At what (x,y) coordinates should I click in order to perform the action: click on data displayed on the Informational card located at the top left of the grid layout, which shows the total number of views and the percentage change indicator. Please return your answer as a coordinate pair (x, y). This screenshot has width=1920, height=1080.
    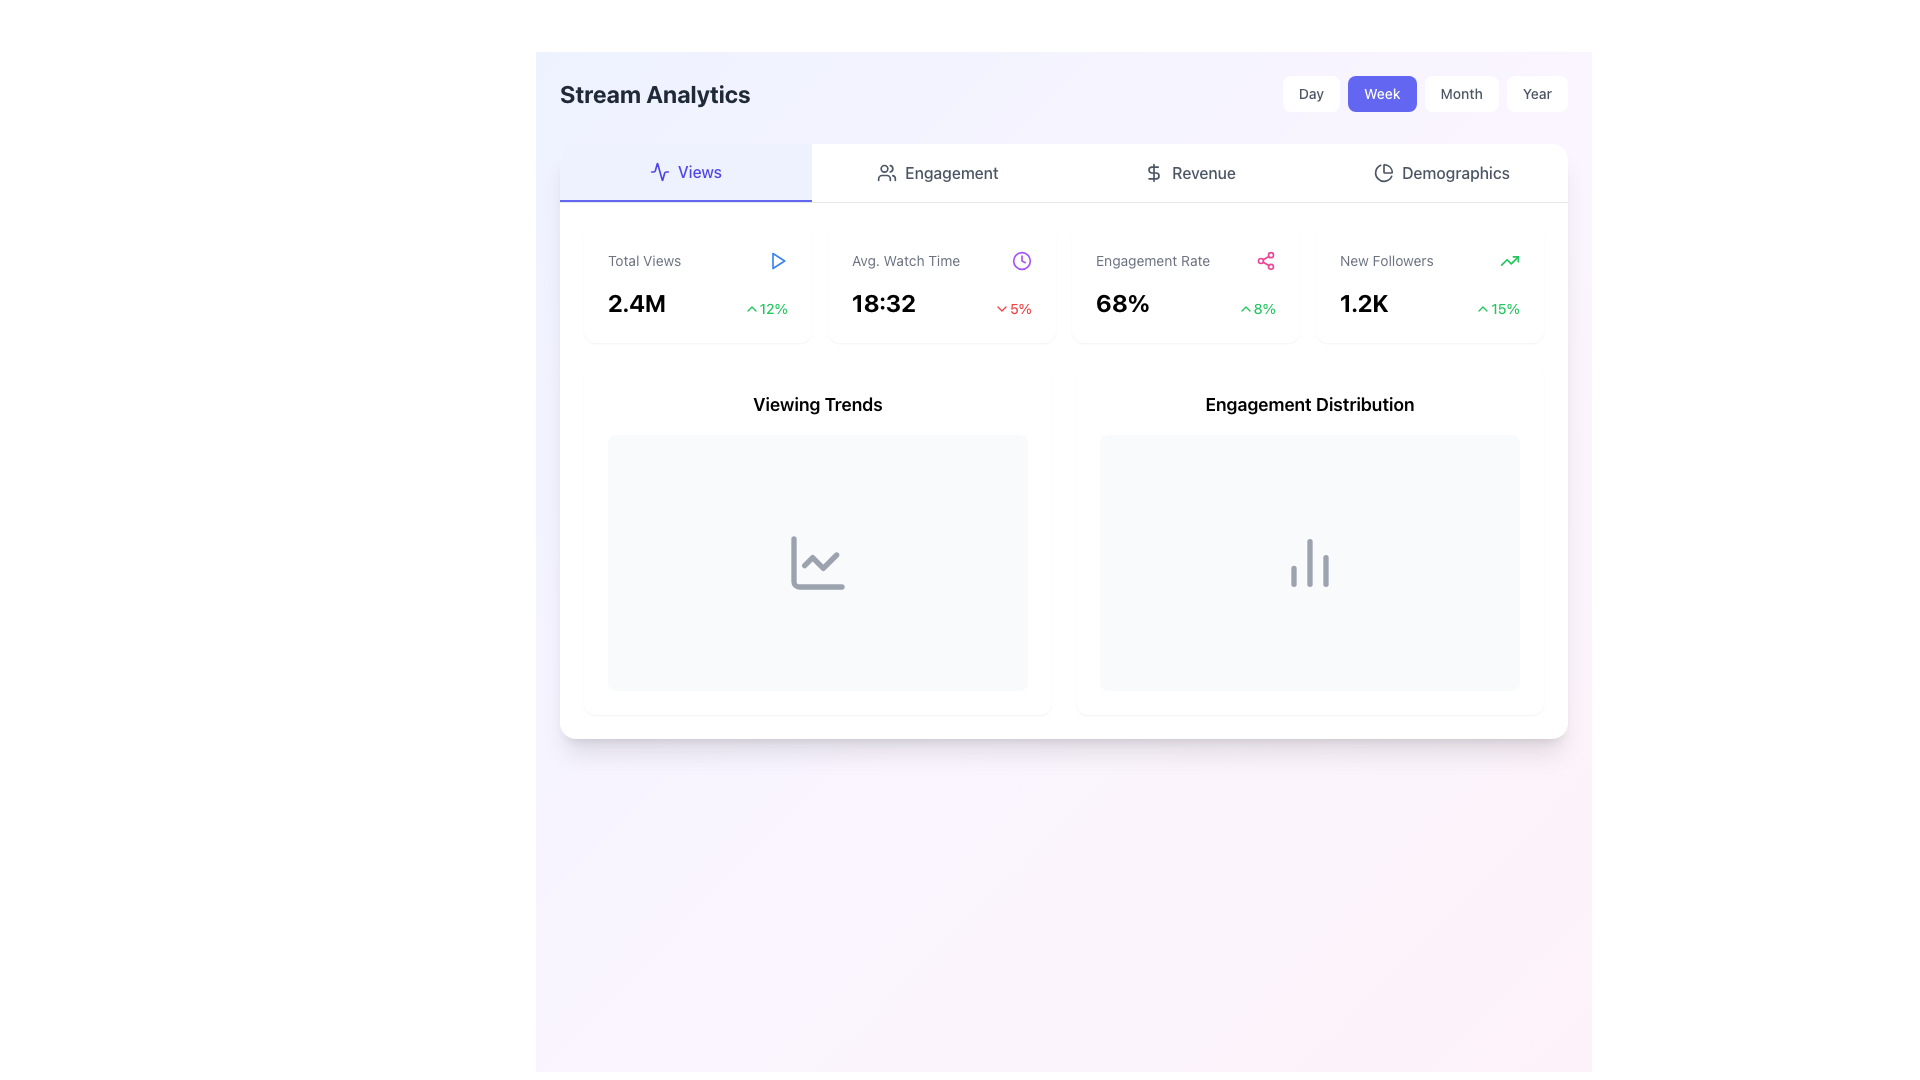
    Looking at the image, I should click on (697, 285).